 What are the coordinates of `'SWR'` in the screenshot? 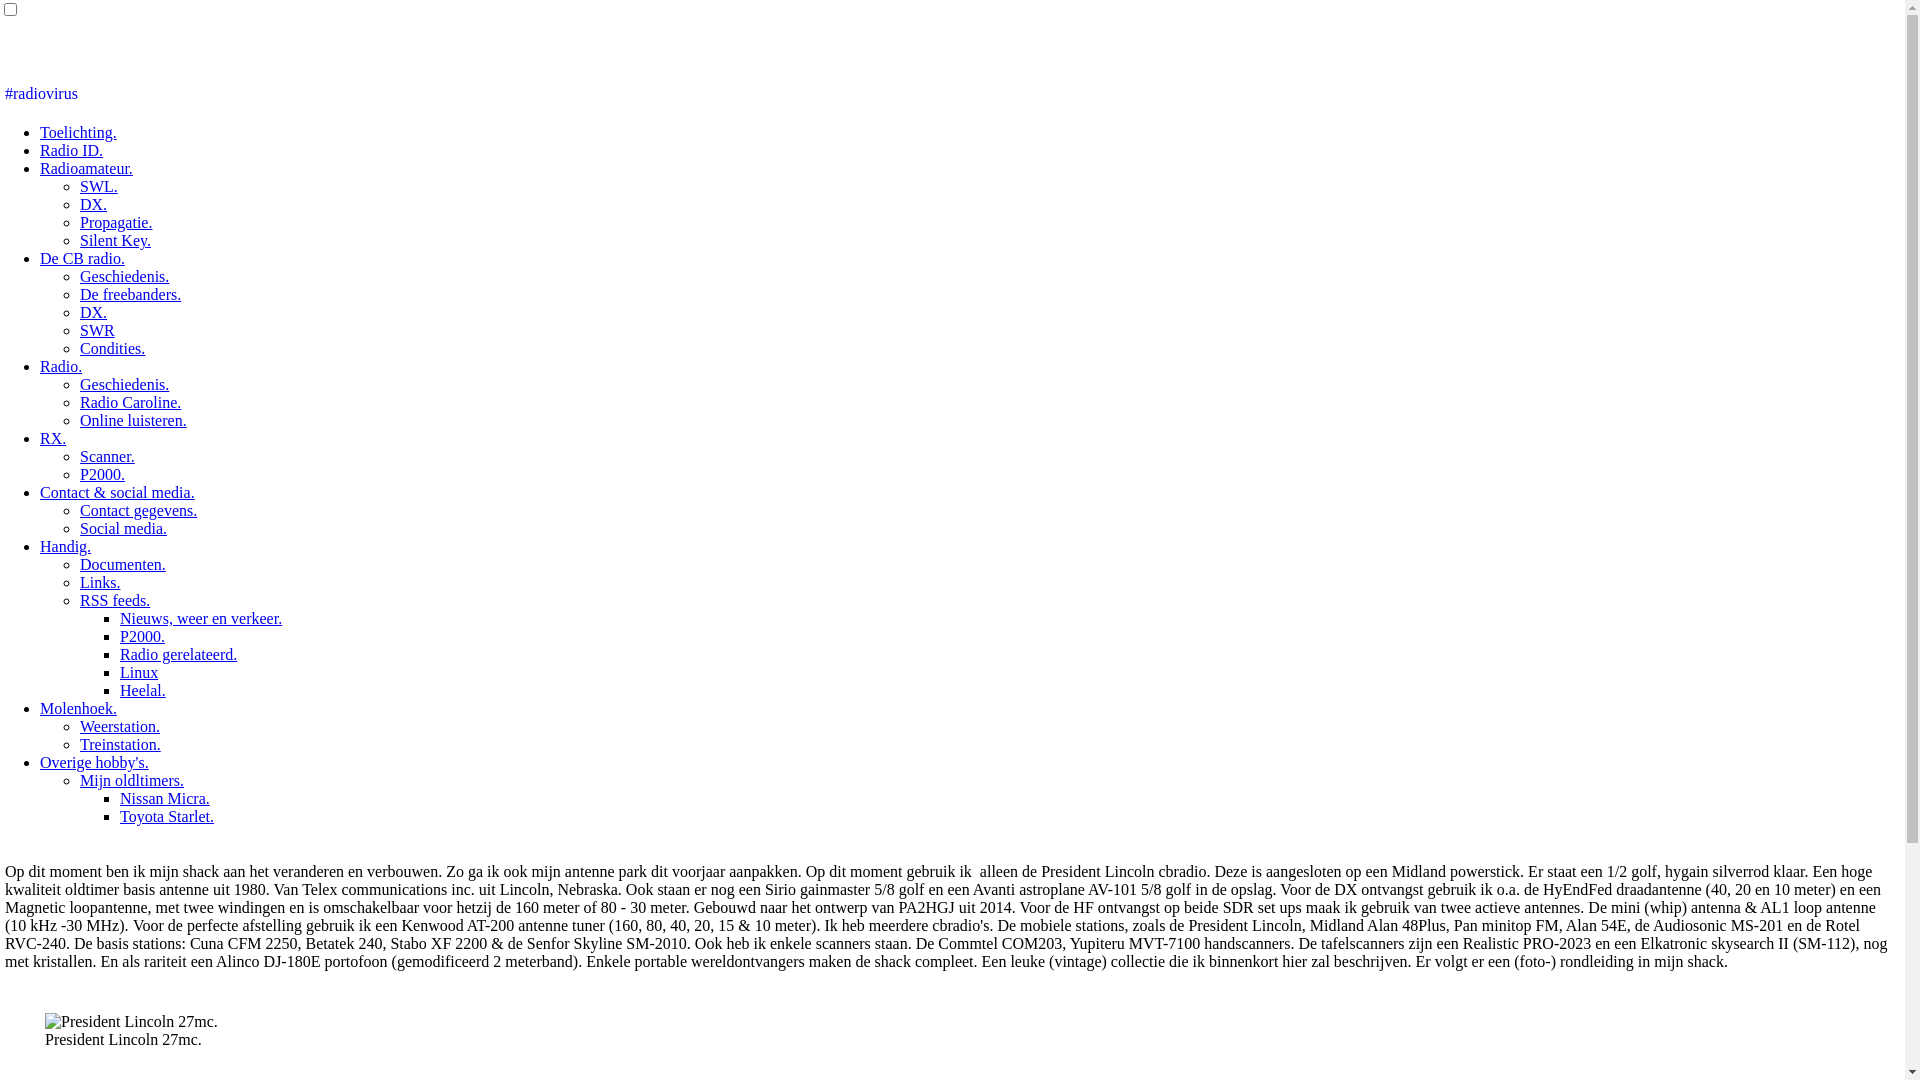 It's located at (96, 329).